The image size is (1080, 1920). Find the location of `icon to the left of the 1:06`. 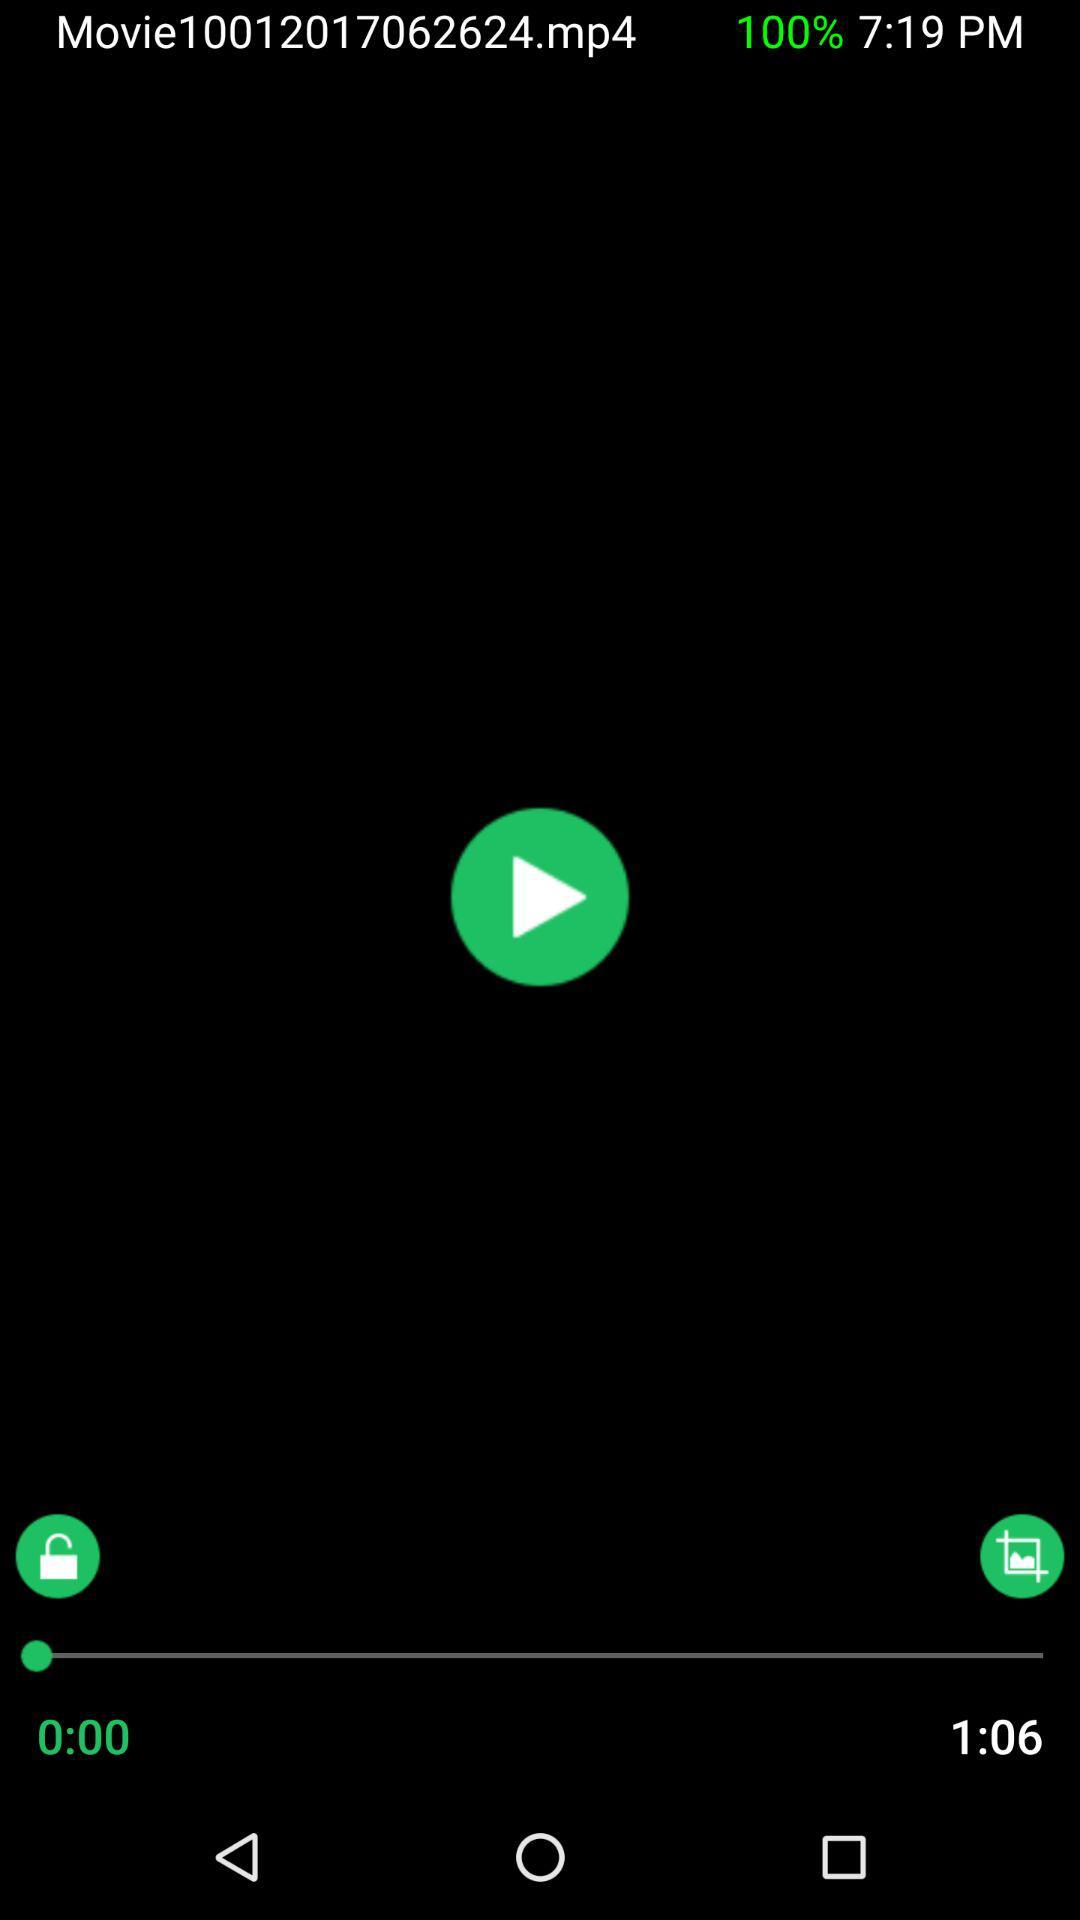

icon to the left of the 1:06 is located at coordinates (123, 1734).